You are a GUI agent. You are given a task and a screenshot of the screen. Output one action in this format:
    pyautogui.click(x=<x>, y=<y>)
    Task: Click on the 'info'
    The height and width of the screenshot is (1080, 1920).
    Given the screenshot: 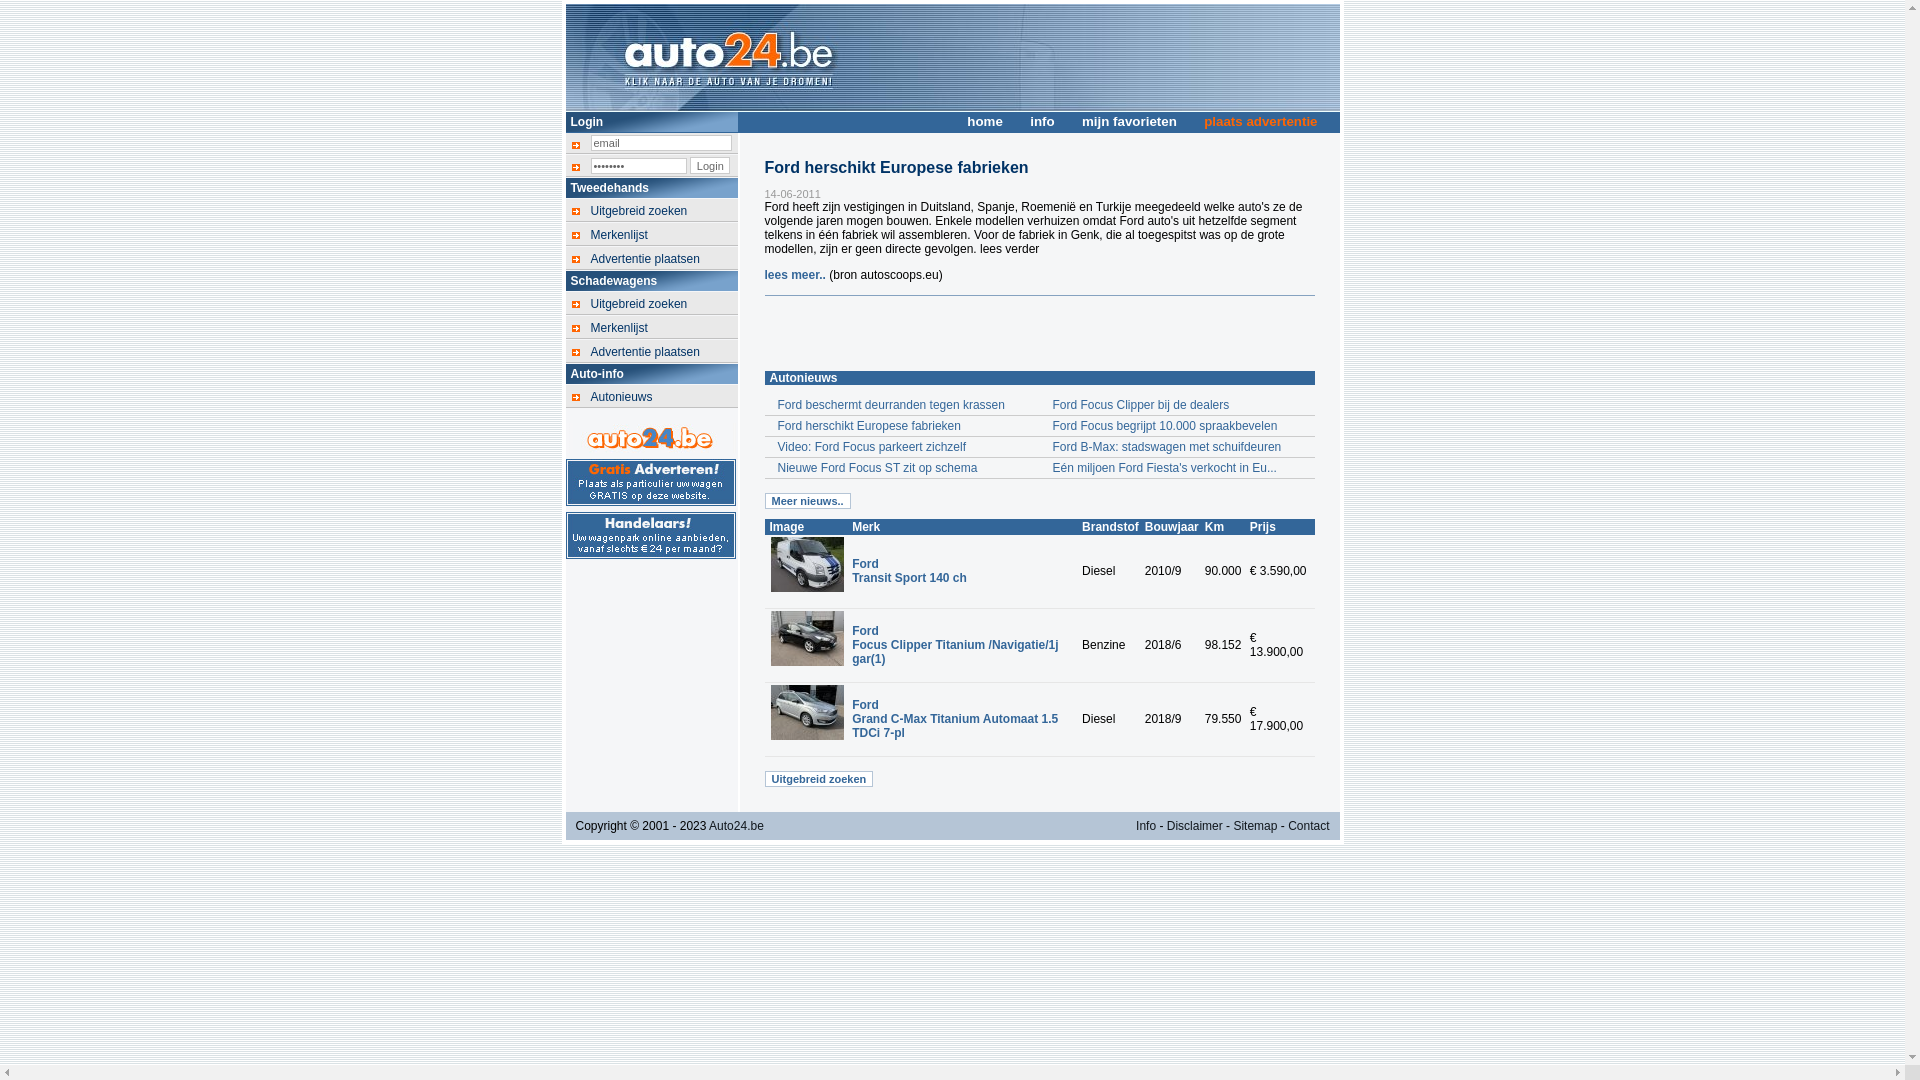 What is the action you would take?
    pyautogui.click(x=1040, y=121)
    